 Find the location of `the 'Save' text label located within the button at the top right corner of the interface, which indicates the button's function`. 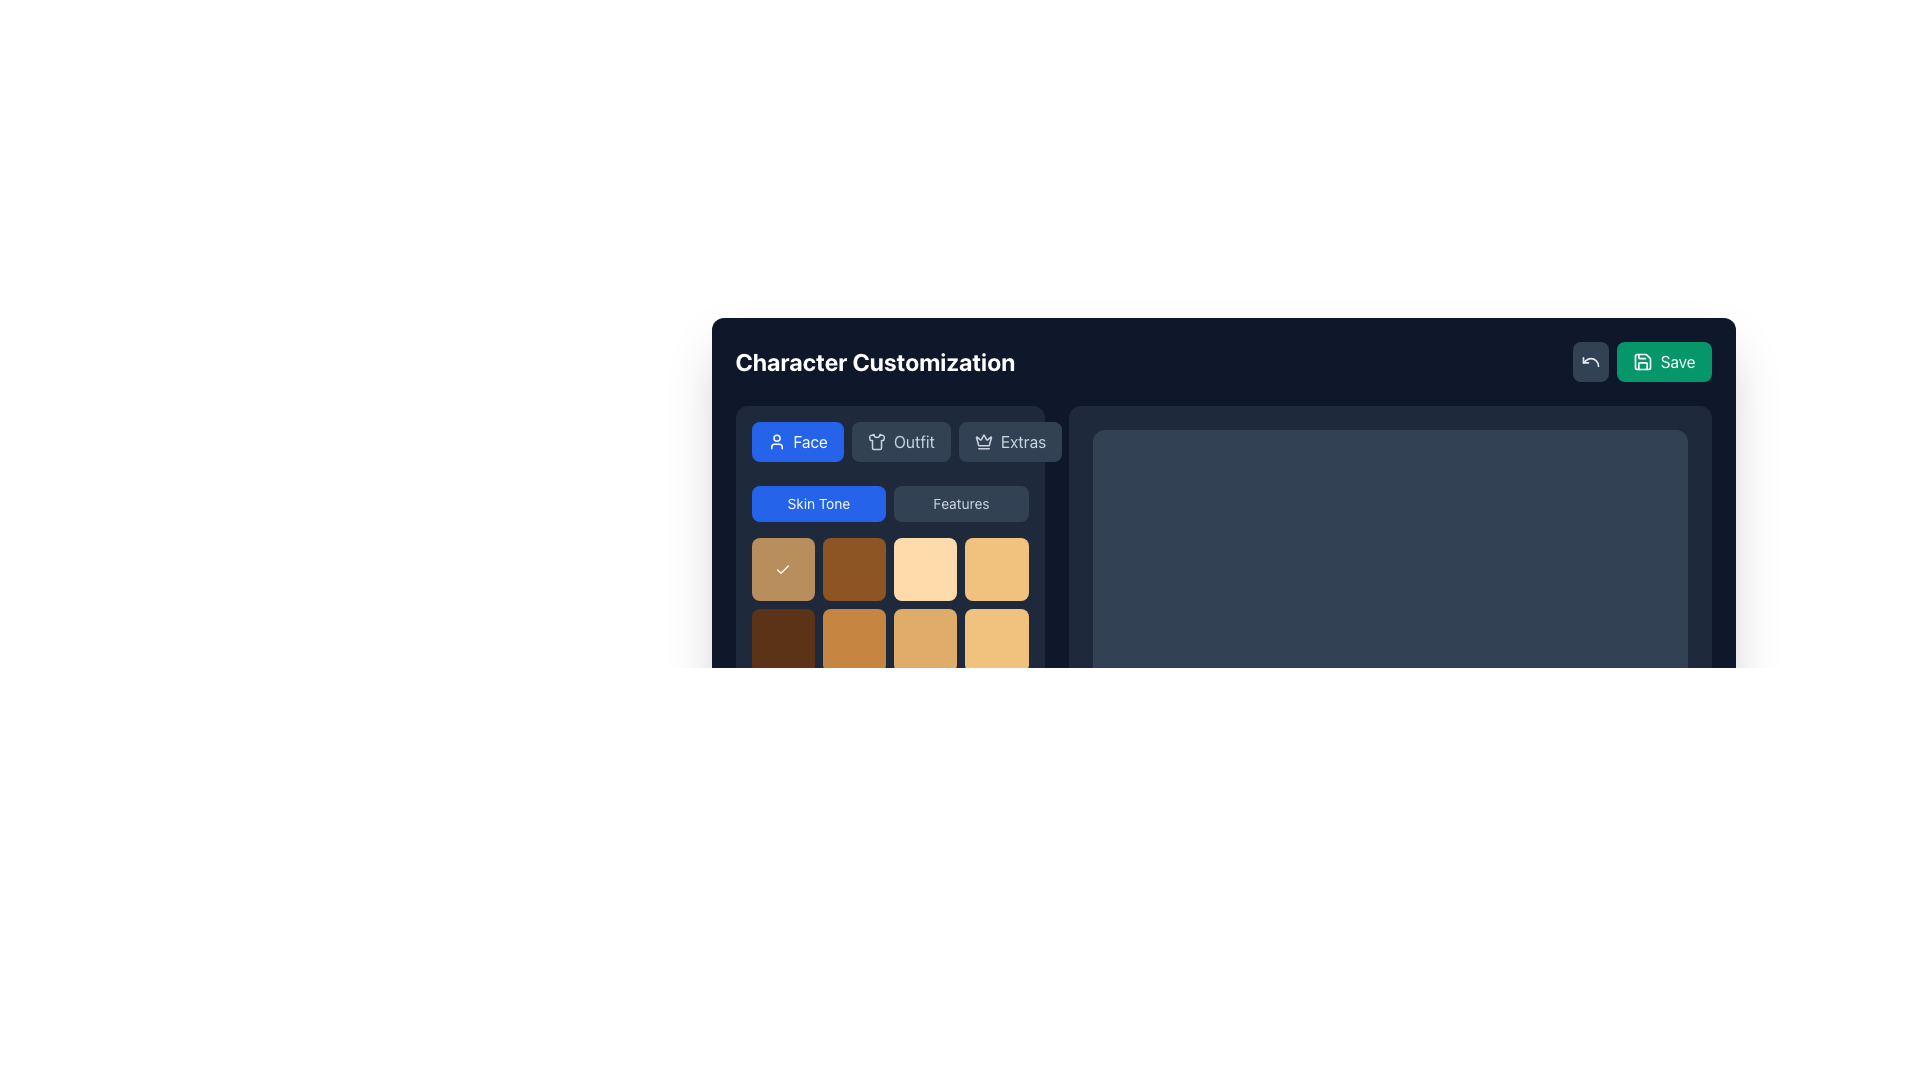

the 'Save' text label located within the button at the top right corner of the interface, which indicates the button's function is located at coordinates (1678, 362).